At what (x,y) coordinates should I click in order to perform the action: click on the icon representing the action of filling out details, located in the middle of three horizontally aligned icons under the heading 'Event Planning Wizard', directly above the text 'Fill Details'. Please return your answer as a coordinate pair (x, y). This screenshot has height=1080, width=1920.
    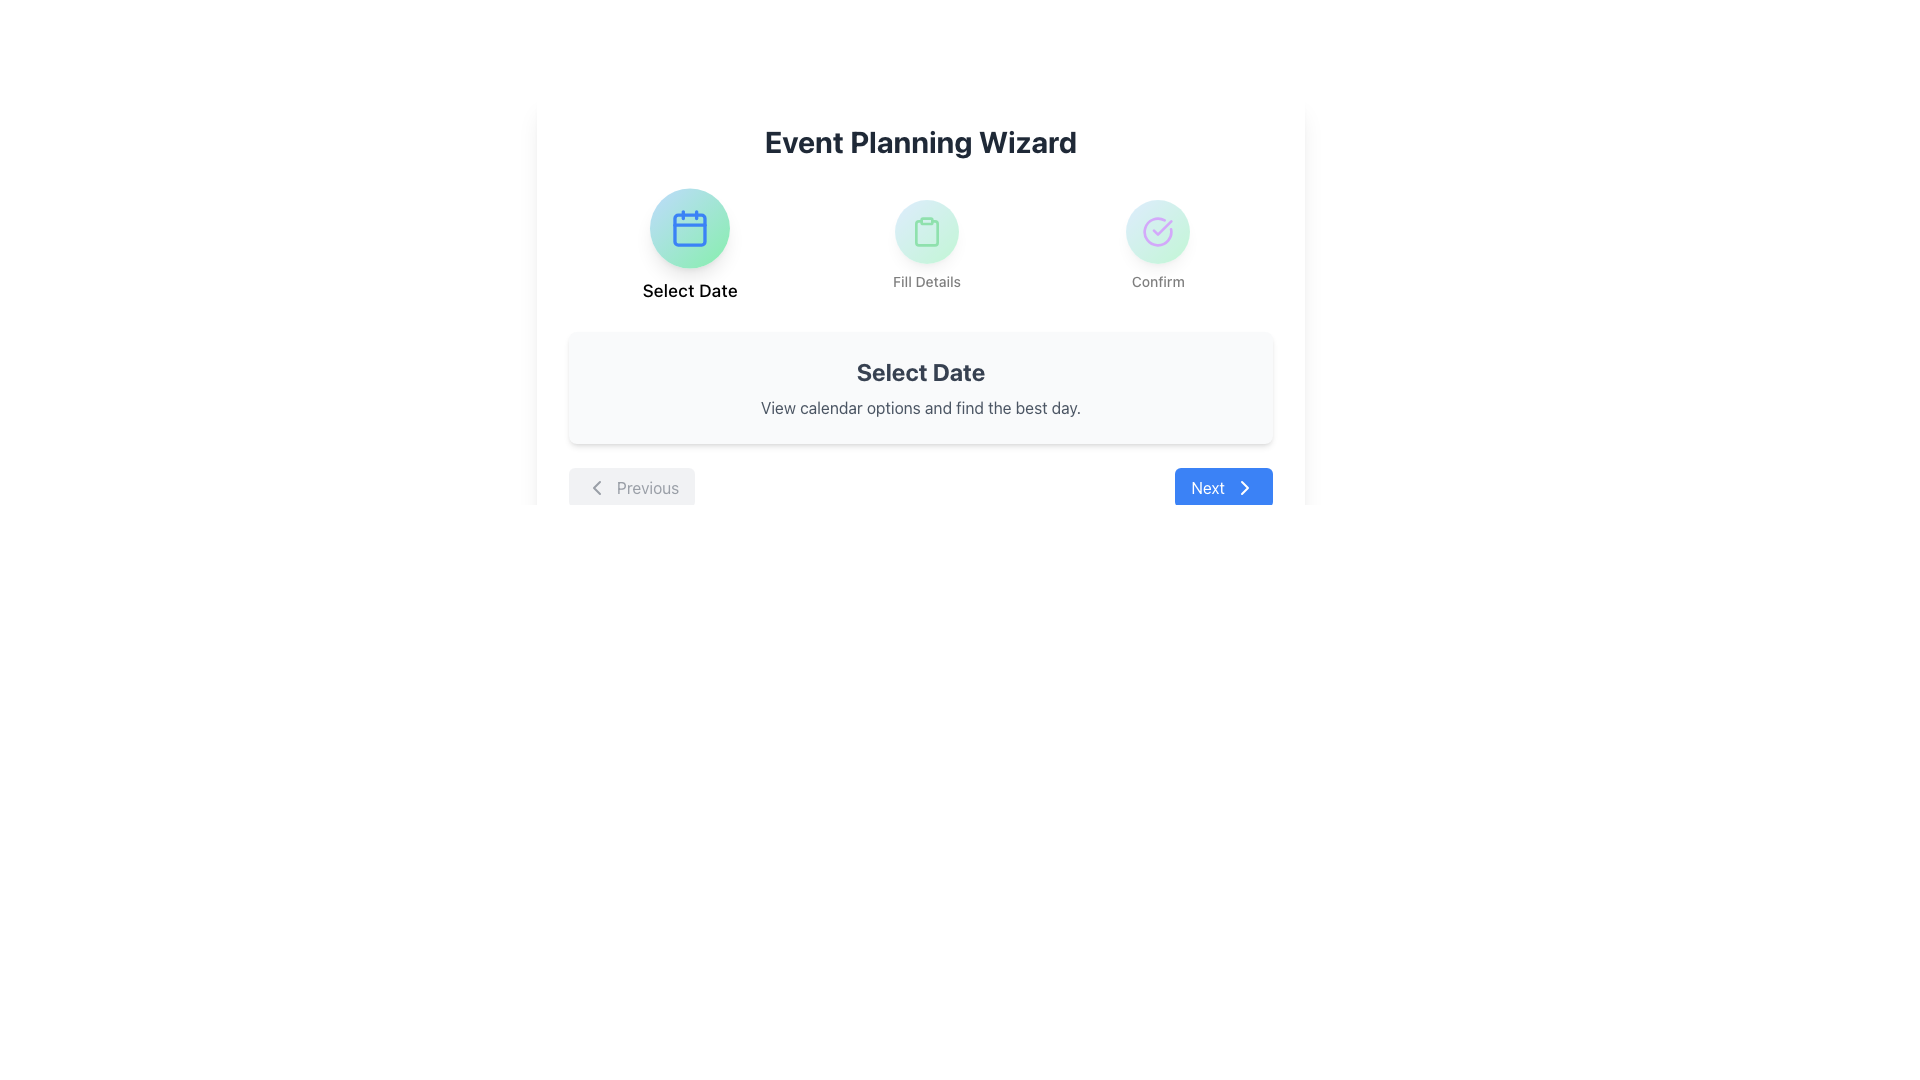
    Looking at the image, I should click on (926, 232).